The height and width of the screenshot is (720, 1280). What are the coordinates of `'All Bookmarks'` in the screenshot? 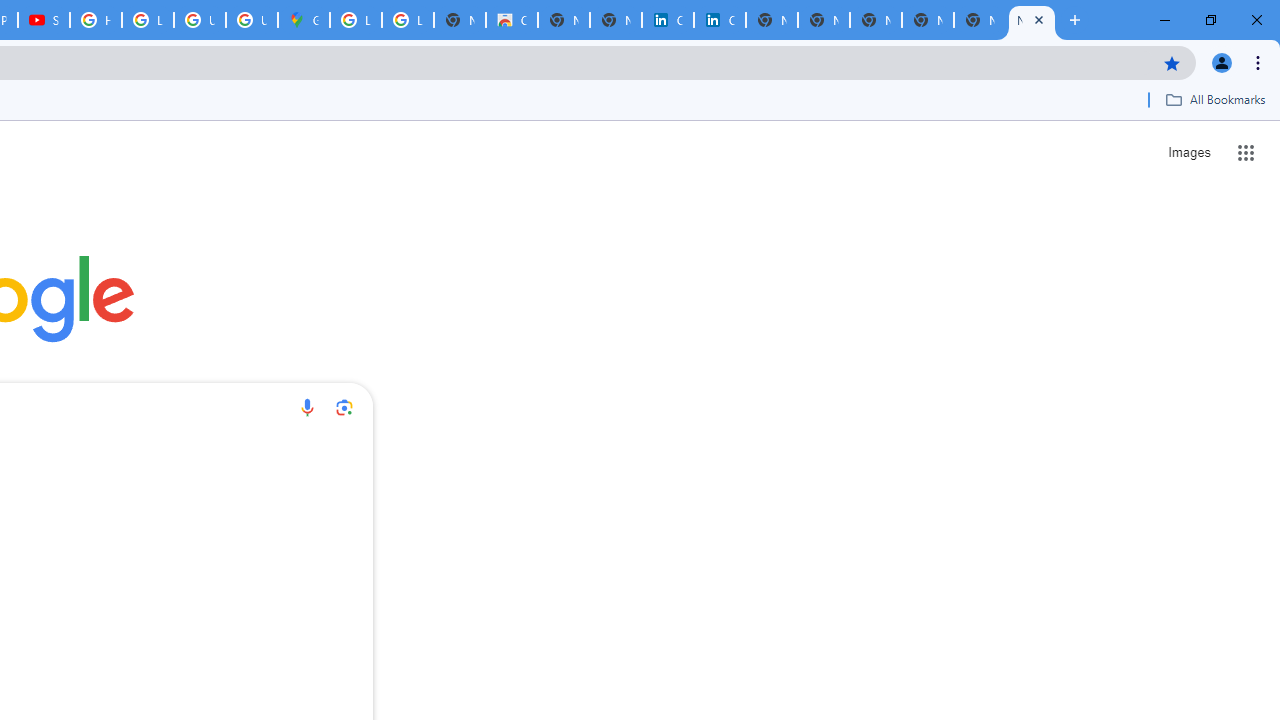 It's located at (1214, 99).